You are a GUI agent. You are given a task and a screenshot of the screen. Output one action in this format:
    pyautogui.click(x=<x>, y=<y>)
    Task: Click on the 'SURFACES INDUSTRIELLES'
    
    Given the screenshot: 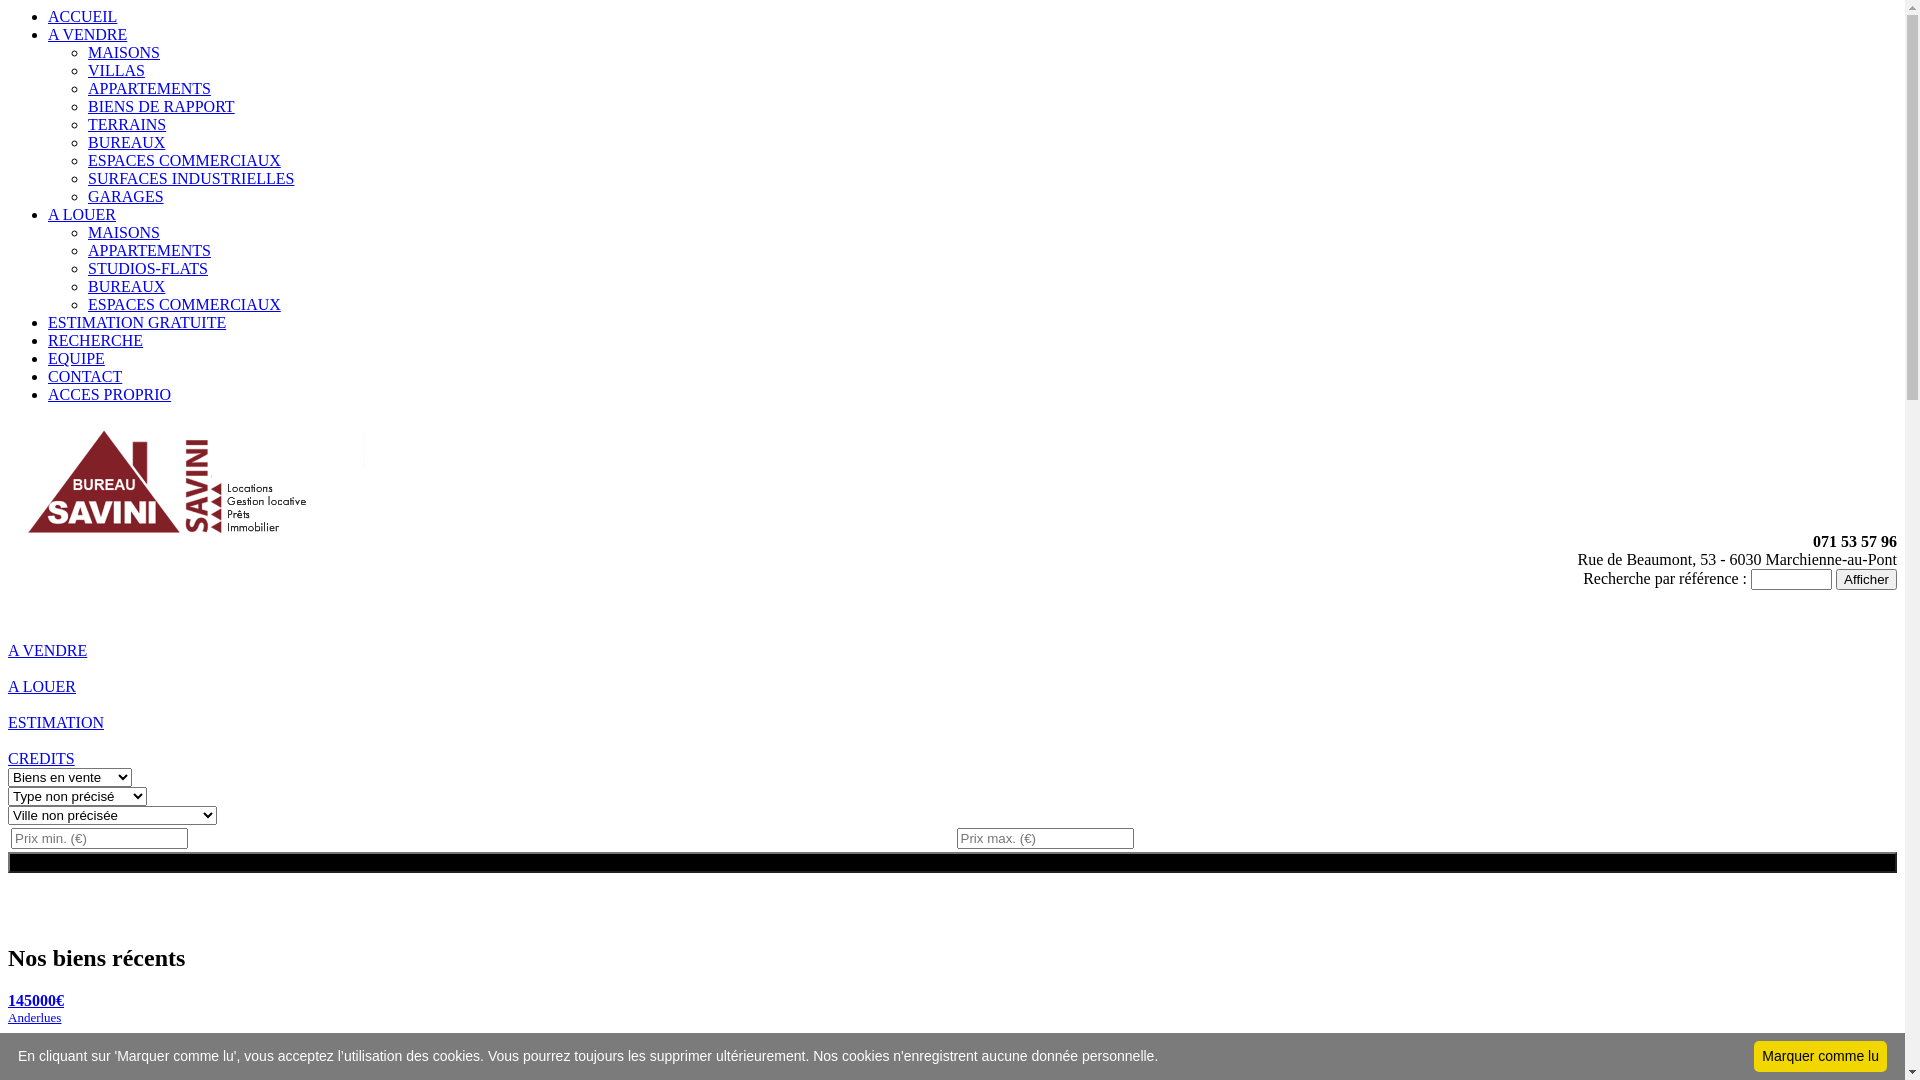 What is the action you would take?
    pyautogui.click(x=86, y=177)
    